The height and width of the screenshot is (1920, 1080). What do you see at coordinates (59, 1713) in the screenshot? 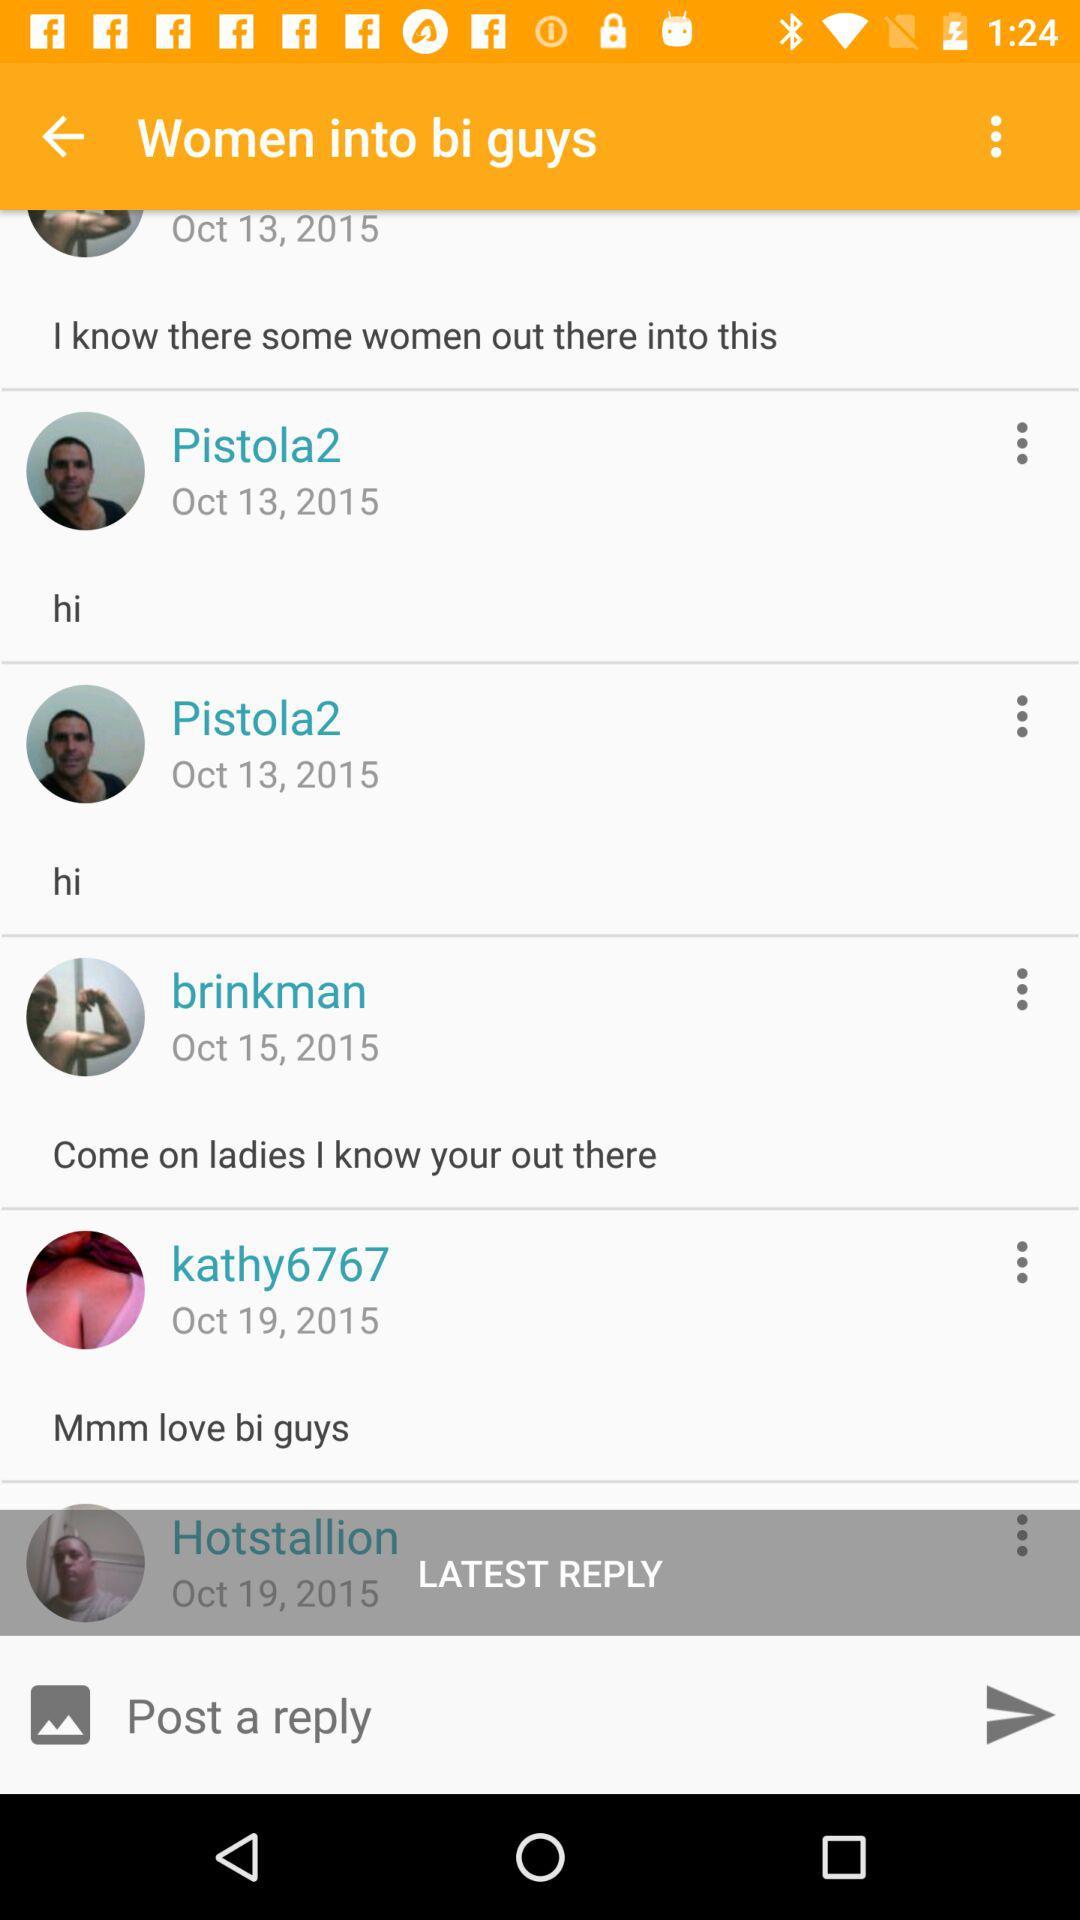
I see `icon below latest reply item` at bounding box center [59, 1713].